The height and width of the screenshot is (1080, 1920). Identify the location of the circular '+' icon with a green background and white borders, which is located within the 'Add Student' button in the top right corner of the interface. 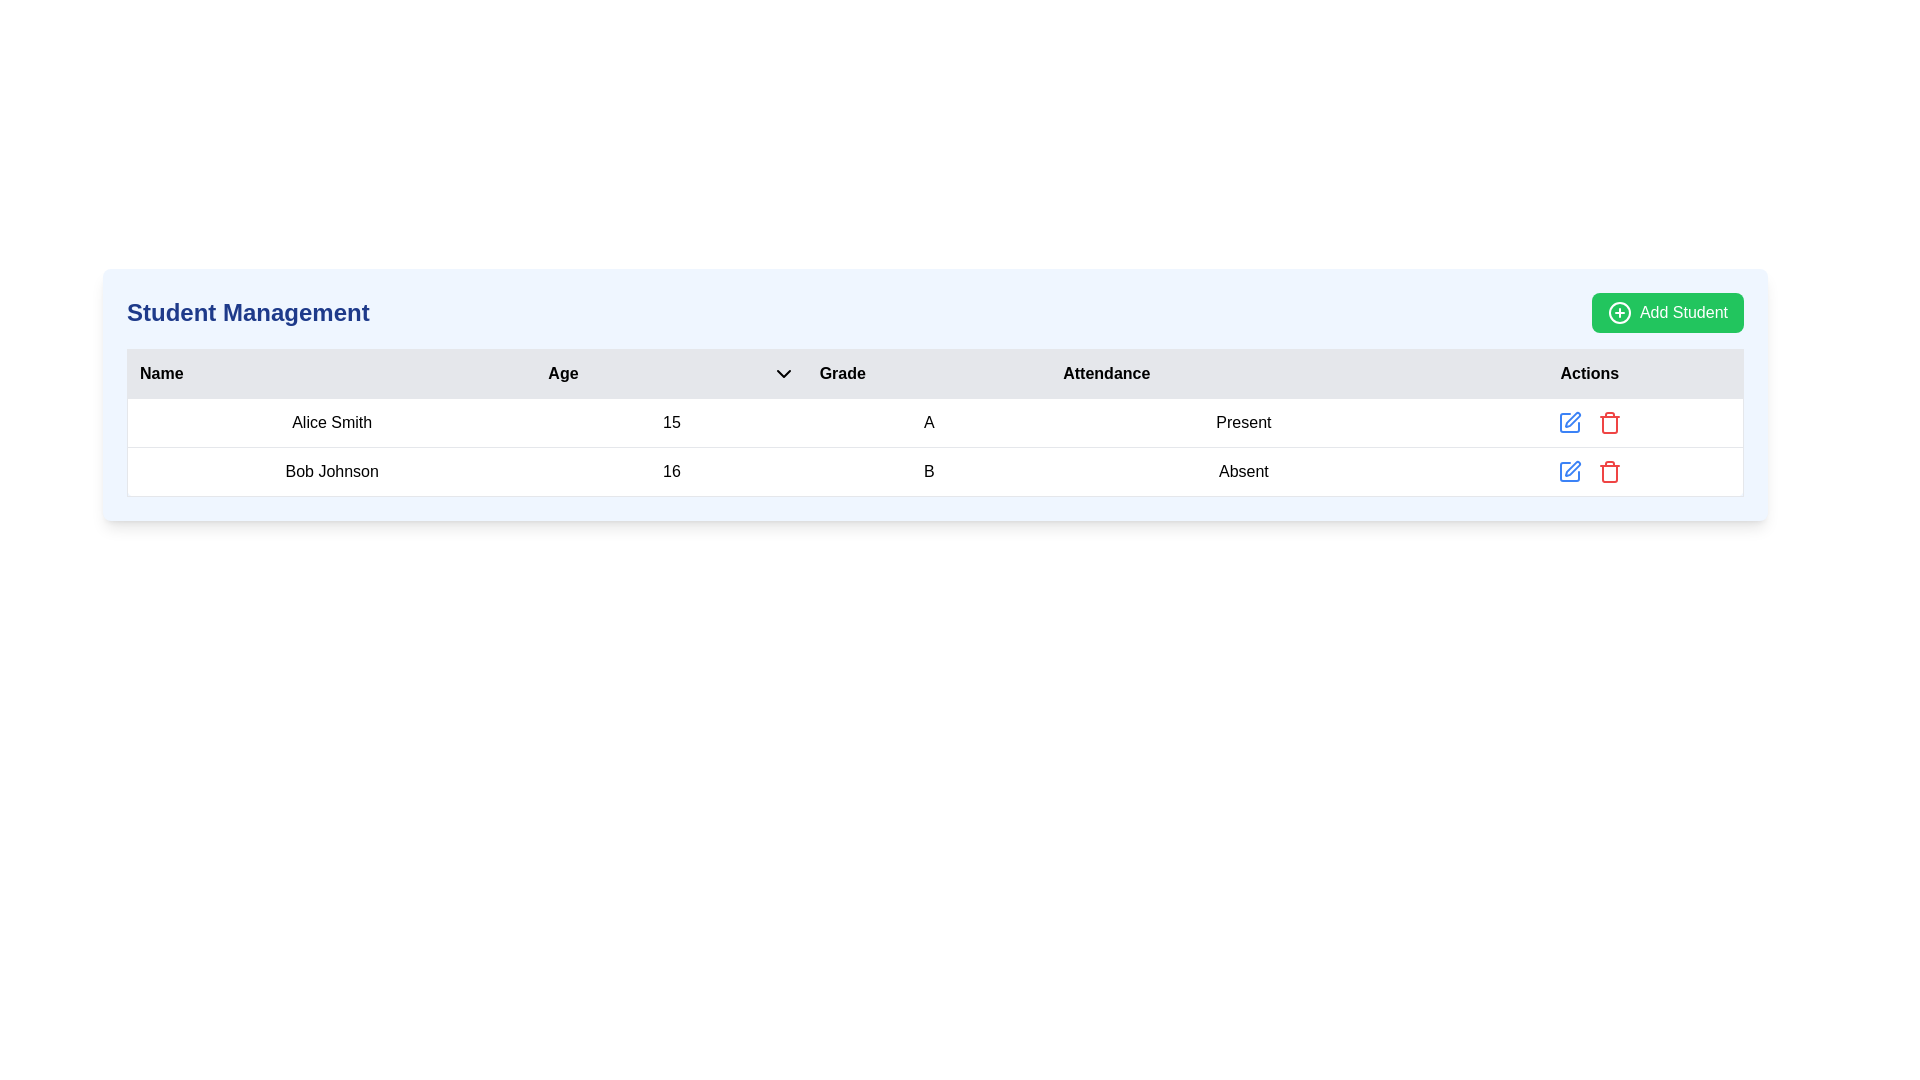
(1619, 312).